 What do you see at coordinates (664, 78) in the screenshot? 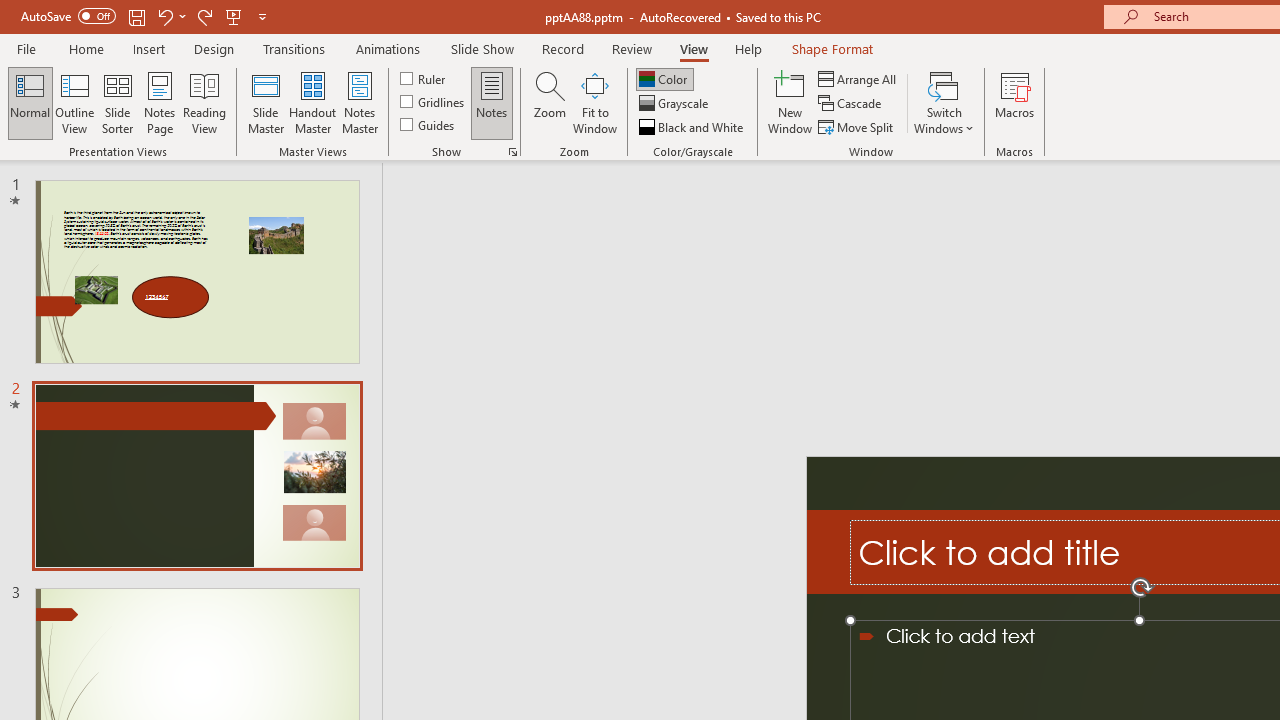
I see `'Color'` at bounding box center [664, 78].